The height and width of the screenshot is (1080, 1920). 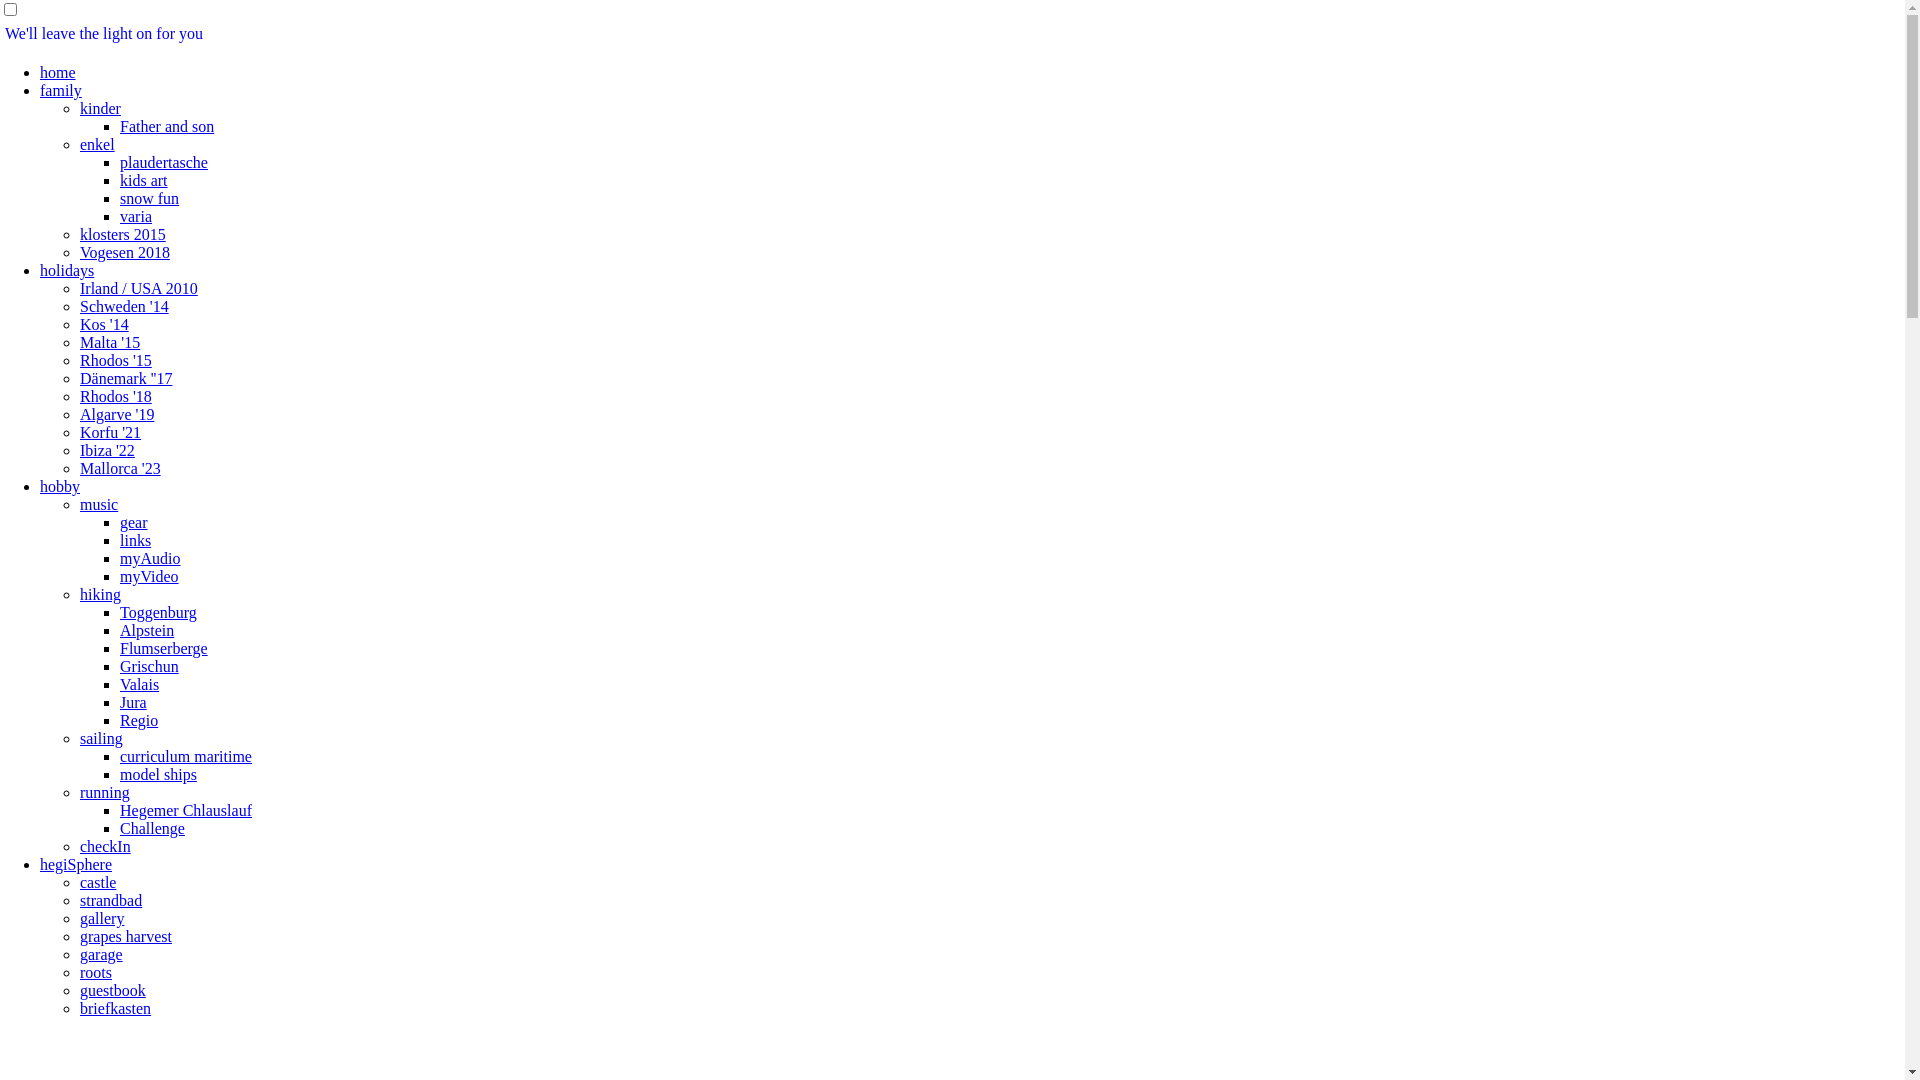 I want to click on 'kids art', so click(x=143, y=180).